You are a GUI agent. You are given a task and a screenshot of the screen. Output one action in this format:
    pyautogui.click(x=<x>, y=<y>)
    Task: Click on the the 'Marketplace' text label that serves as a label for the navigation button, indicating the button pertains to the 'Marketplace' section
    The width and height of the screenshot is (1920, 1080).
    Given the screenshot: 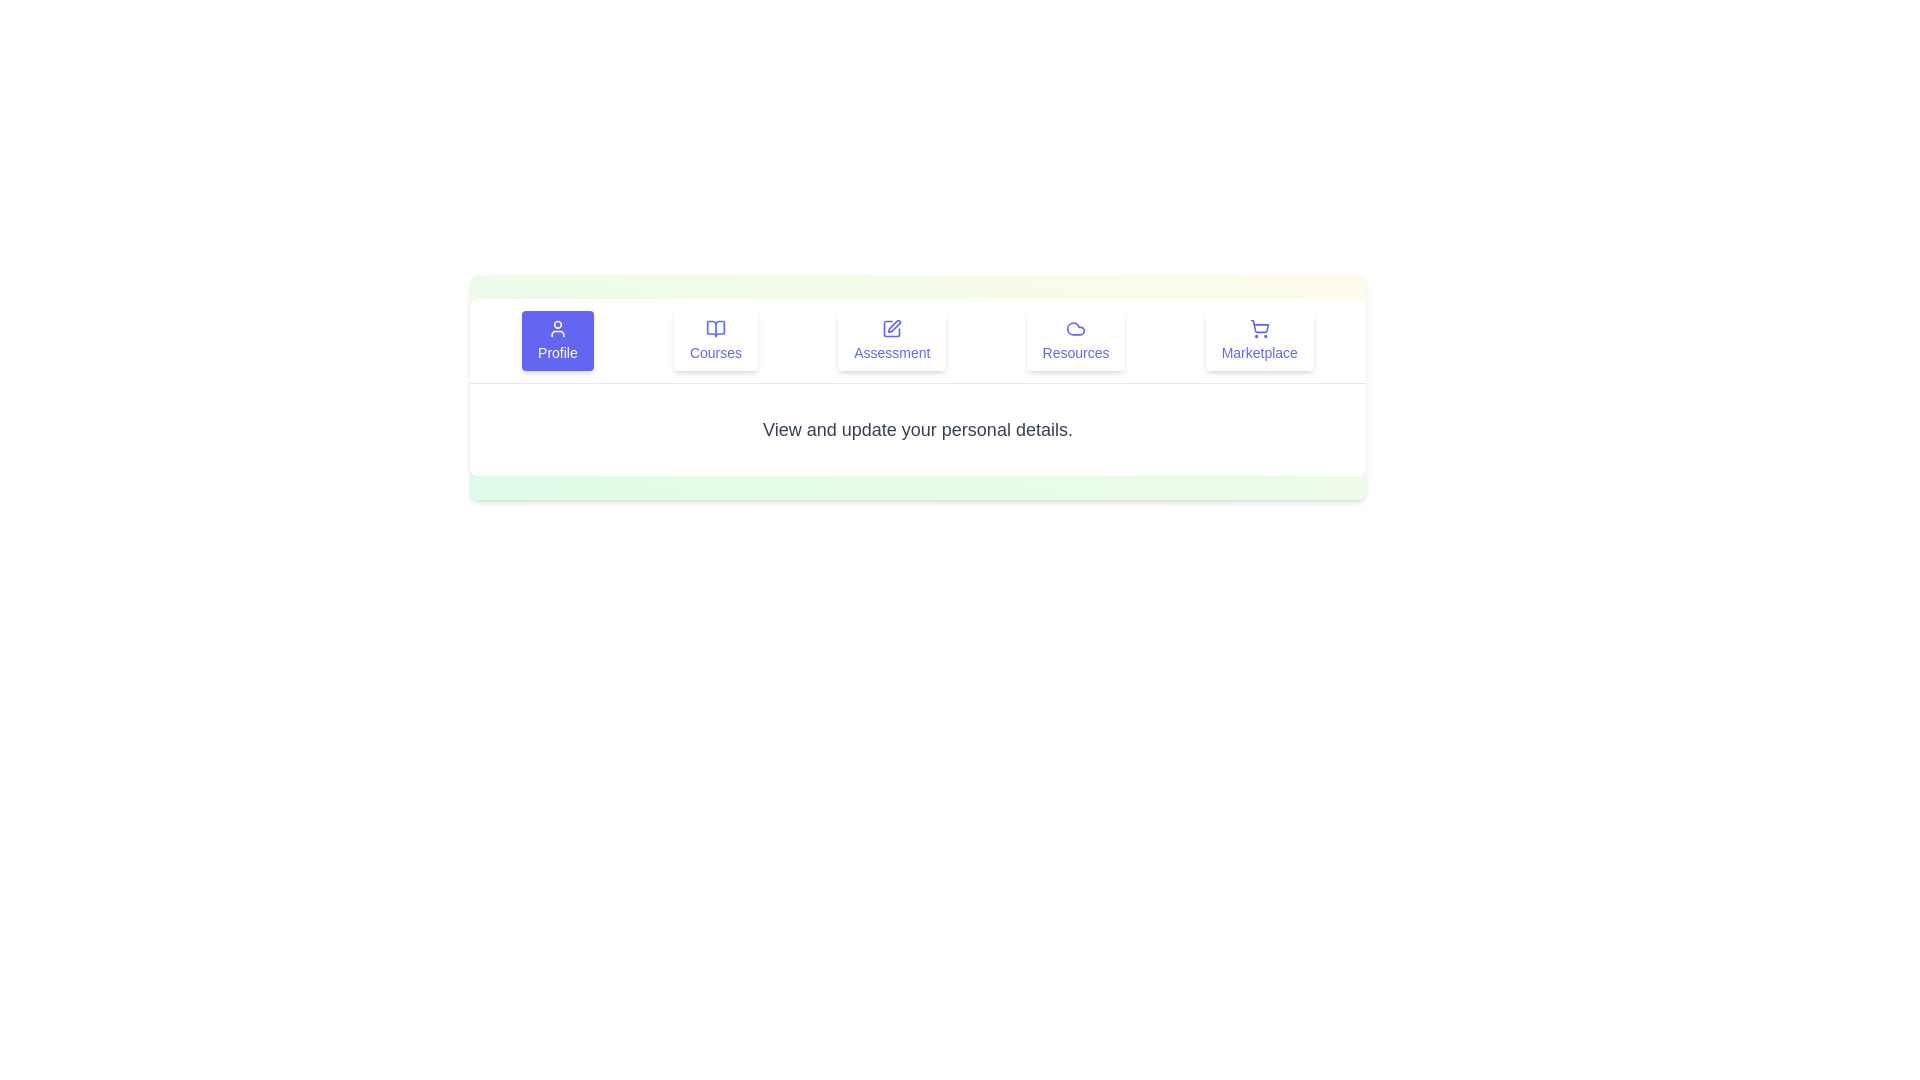 What is the action you would take?
    pyautogui.click(x=1258, y=352)
    